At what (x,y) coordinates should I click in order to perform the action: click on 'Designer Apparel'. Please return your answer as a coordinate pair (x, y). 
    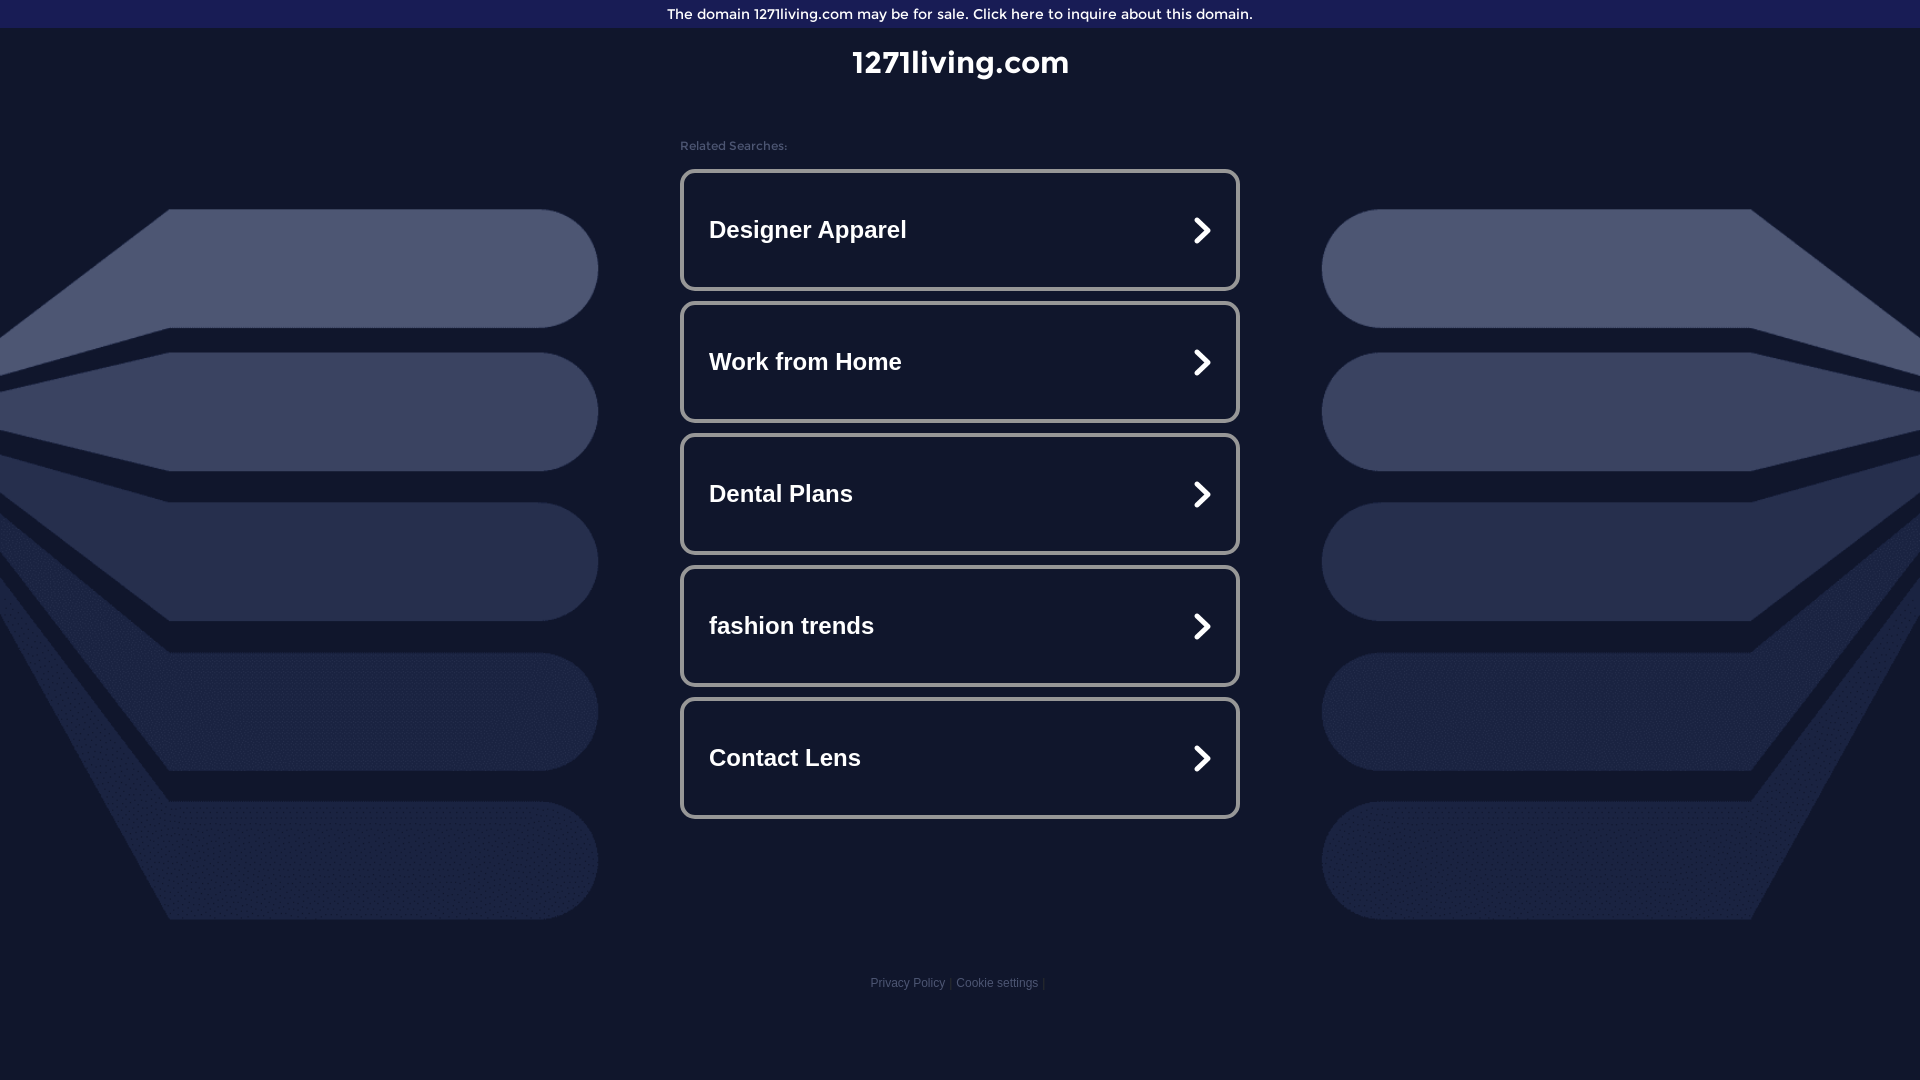
    Looking at the image, I should click on (960, 229).